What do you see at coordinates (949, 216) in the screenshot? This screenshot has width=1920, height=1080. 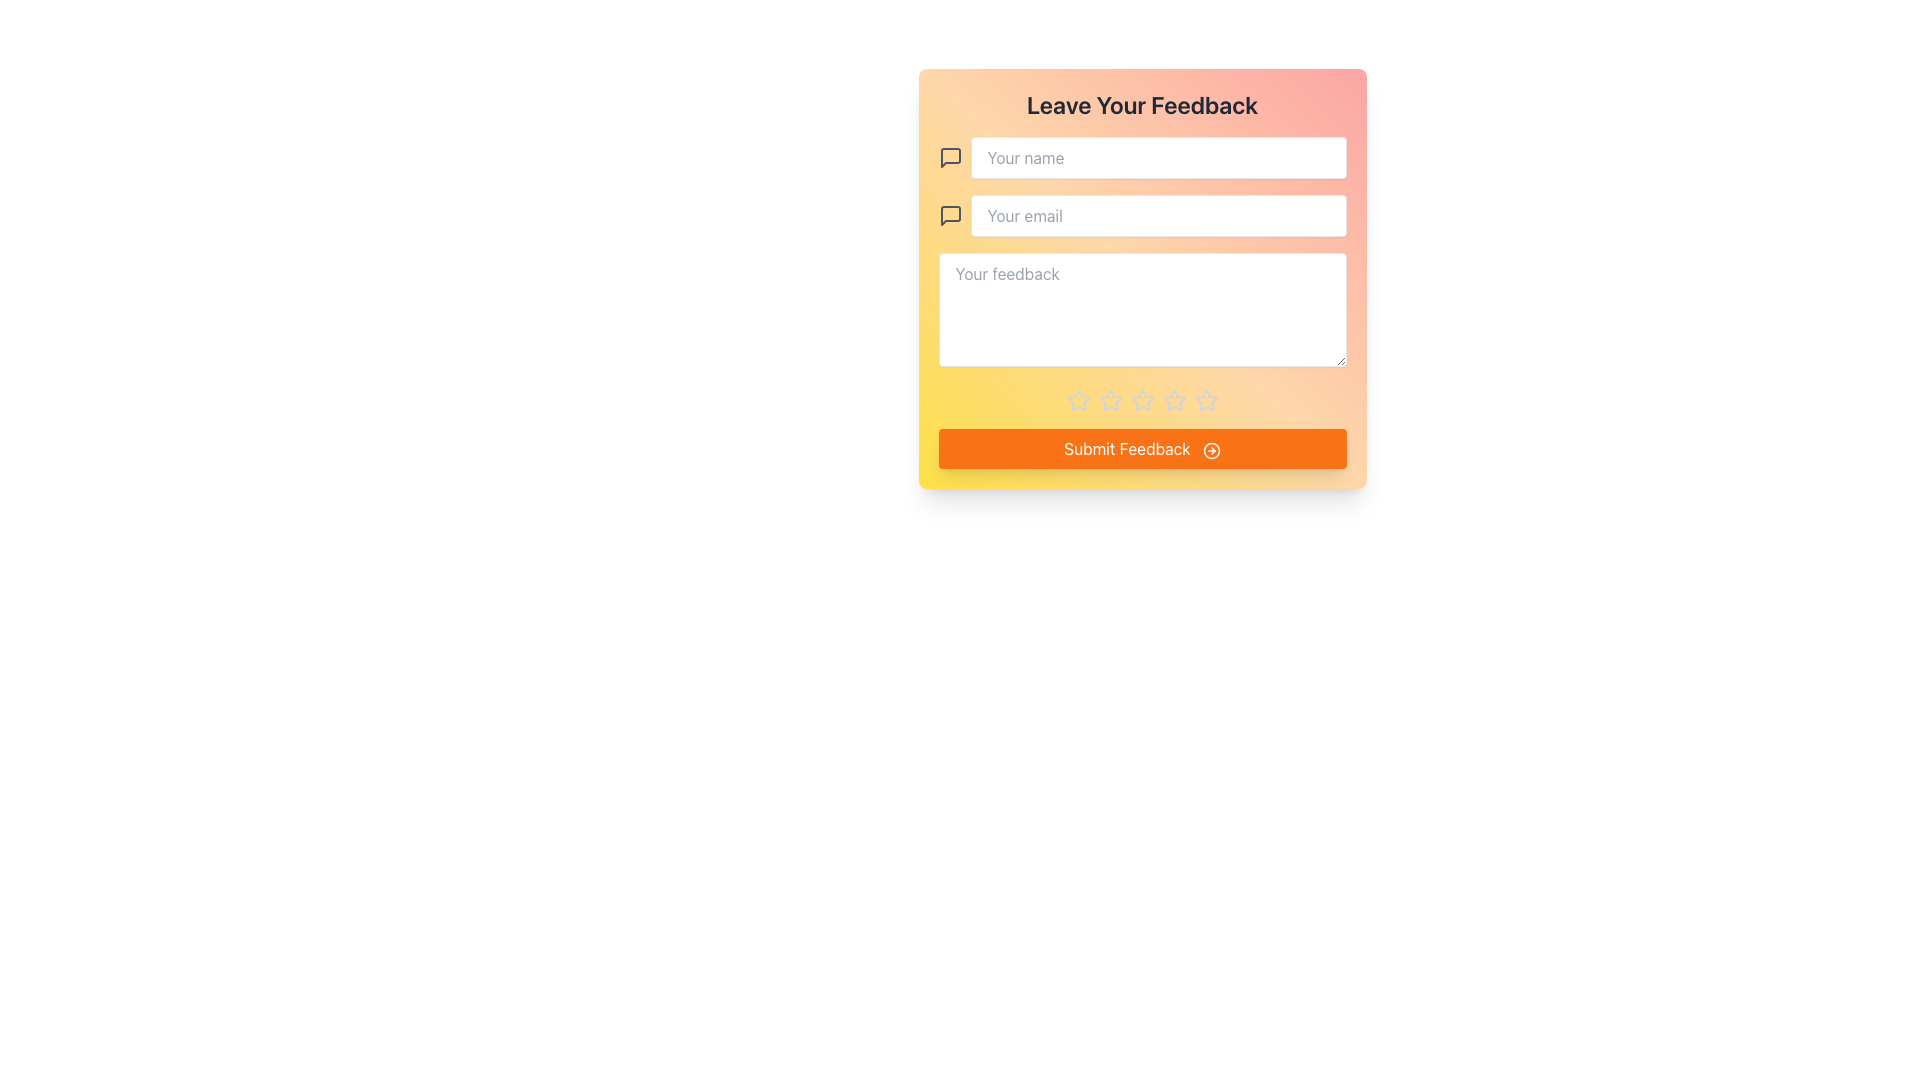 I see `the small square chat bubble icon outlined in a darker color and filled with a grayish hue, located near the top-left of the feedback form` at bounding box center [949, 216].